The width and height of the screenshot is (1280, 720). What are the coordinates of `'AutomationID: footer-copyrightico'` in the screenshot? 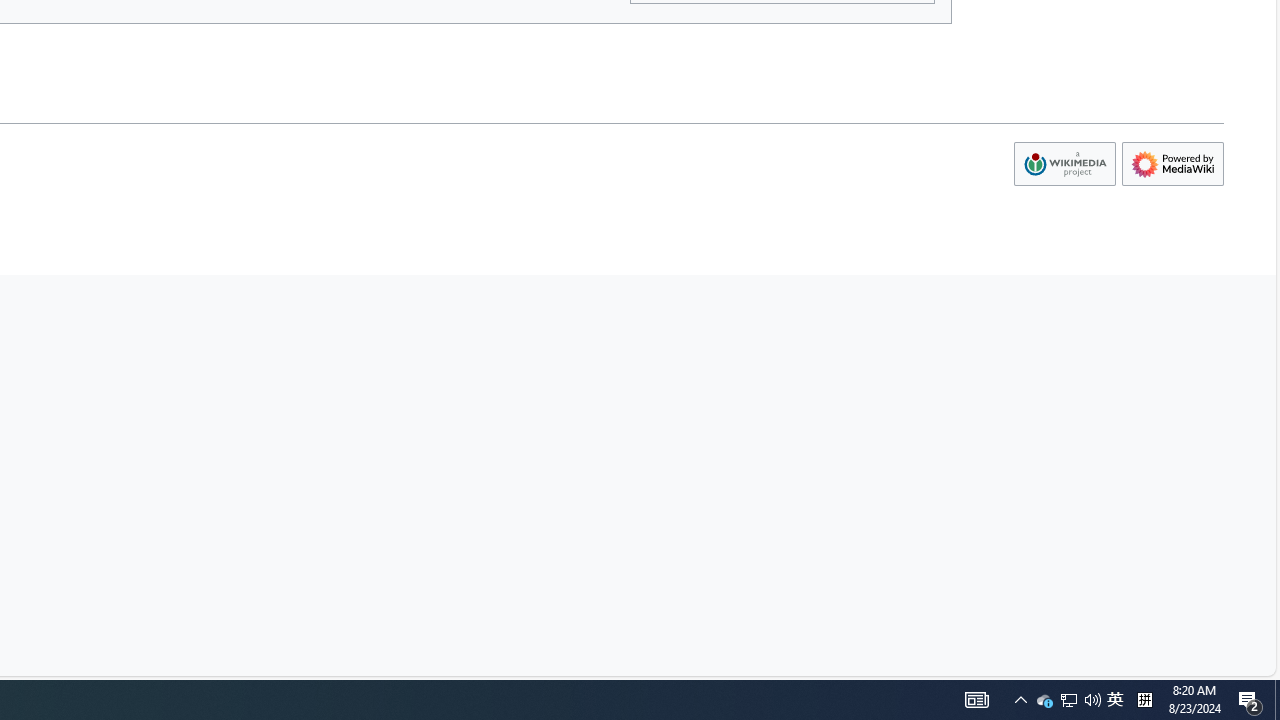 It's located at (1063, 163).